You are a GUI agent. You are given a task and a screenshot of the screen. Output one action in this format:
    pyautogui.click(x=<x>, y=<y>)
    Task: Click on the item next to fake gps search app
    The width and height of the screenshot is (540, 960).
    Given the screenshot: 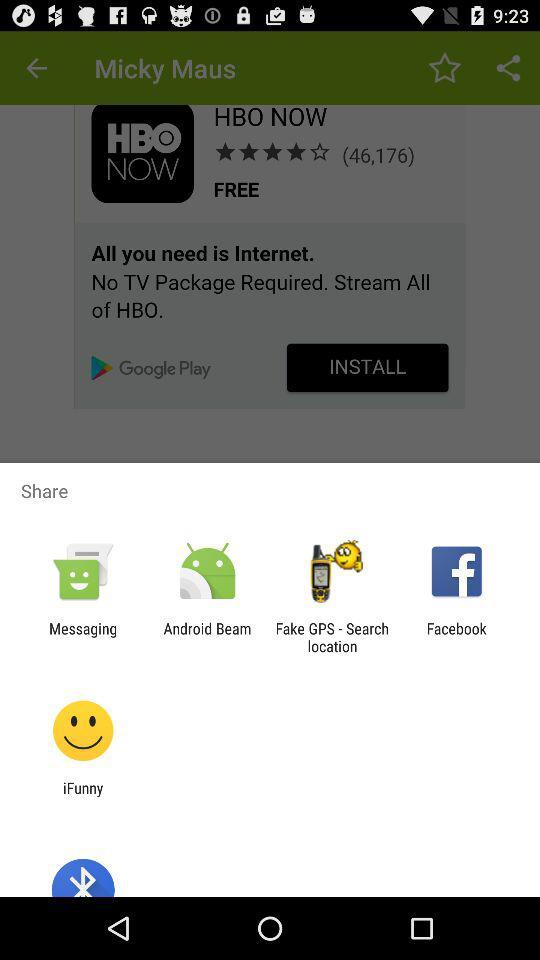 What is the action you would take?
    pyautogui.click(x=456, y=636)
    